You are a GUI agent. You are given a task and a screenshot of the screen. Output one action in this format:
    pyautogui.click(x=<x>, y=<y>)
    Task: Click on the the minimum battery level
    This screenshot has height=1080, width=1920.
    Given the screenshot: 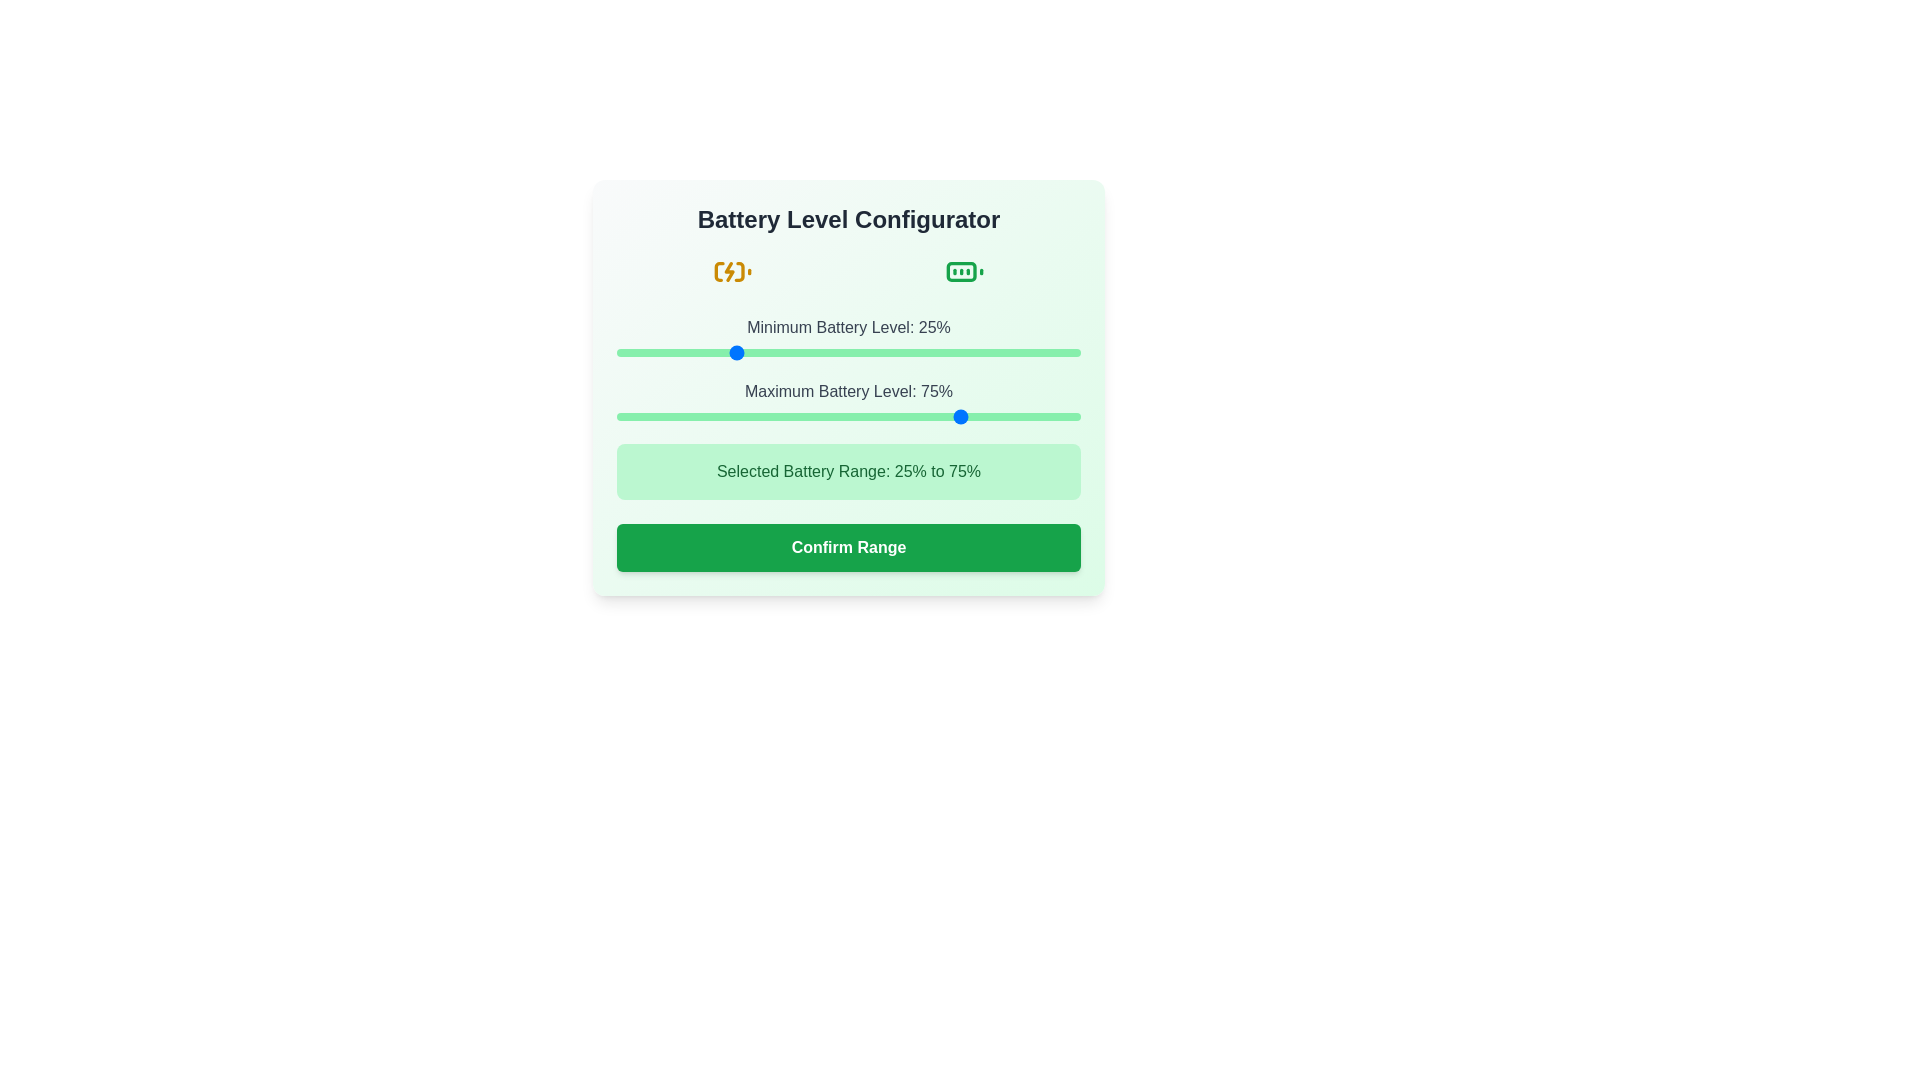 What is the action you would take?
    pyautogui.click(x=811, y=352)
    